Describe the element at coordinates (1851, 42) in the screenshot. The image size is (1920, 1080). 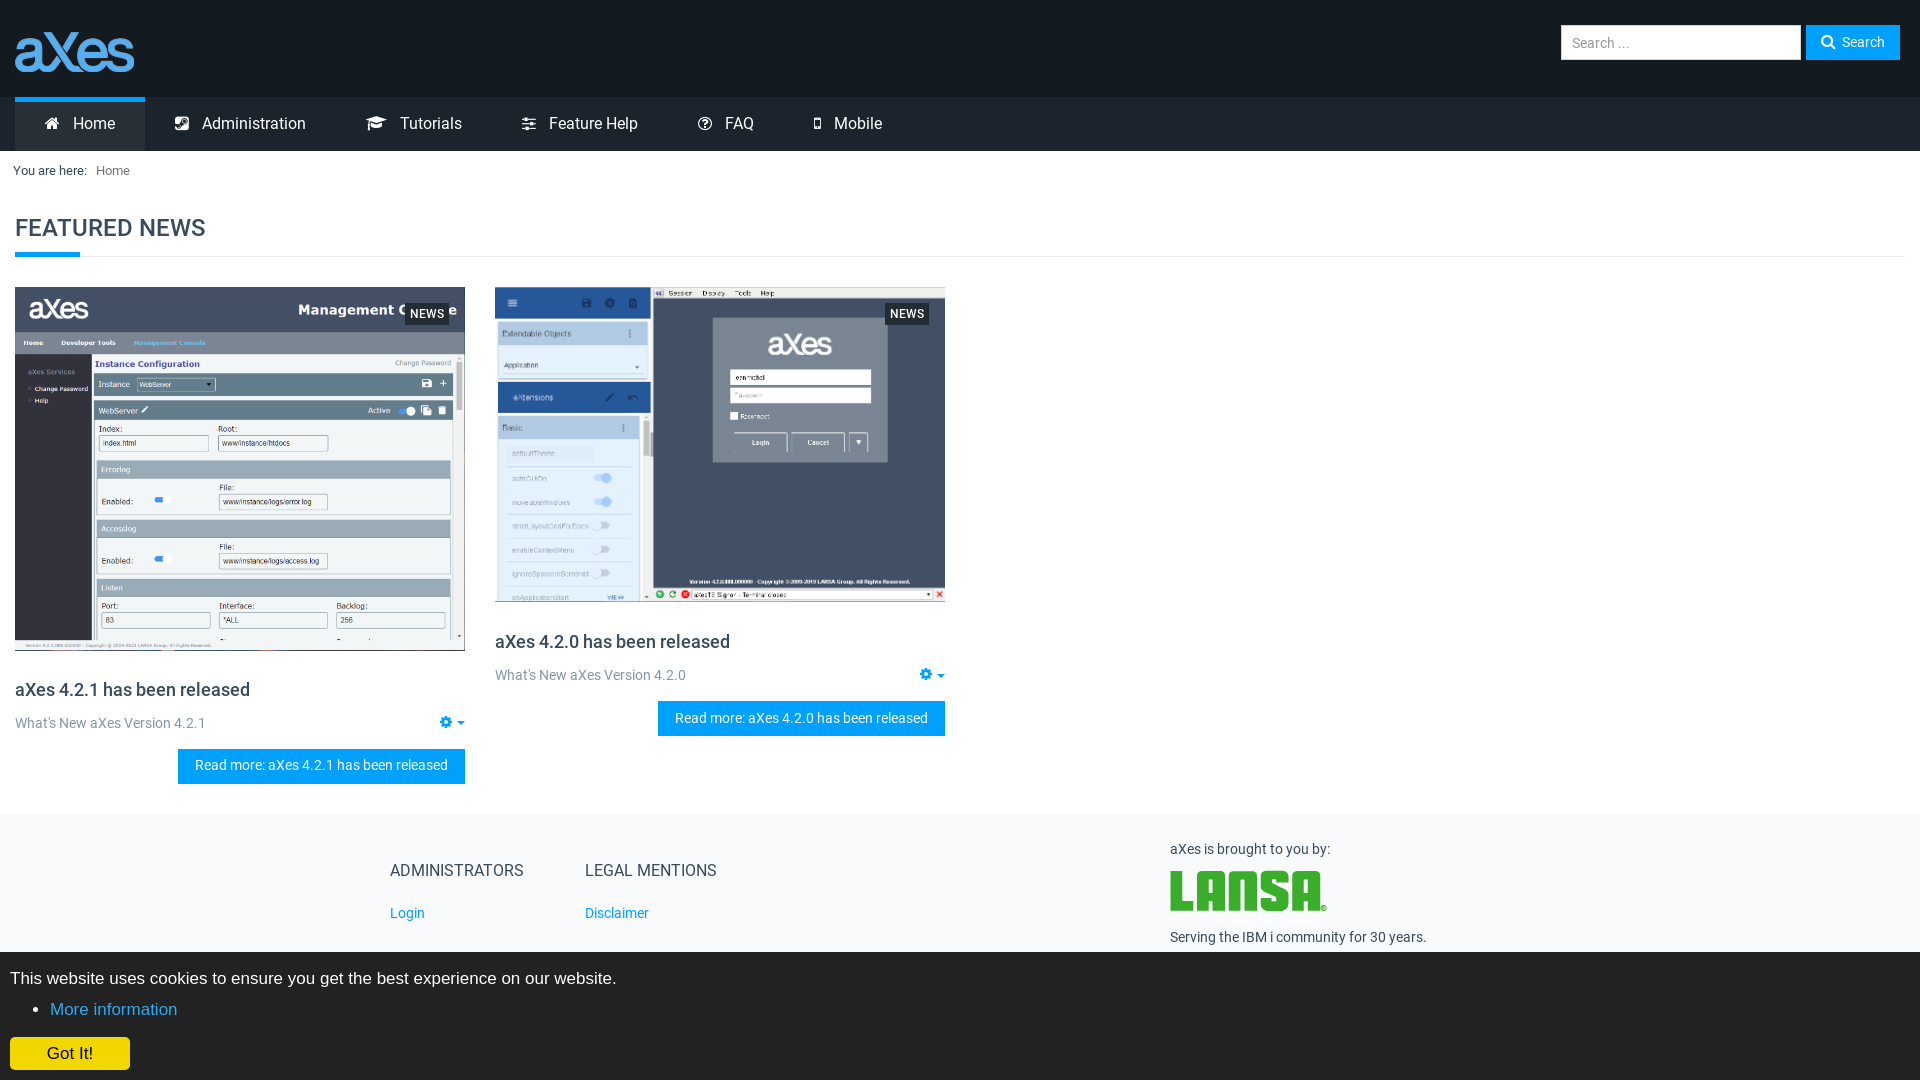
I see `'Search'` at that location.